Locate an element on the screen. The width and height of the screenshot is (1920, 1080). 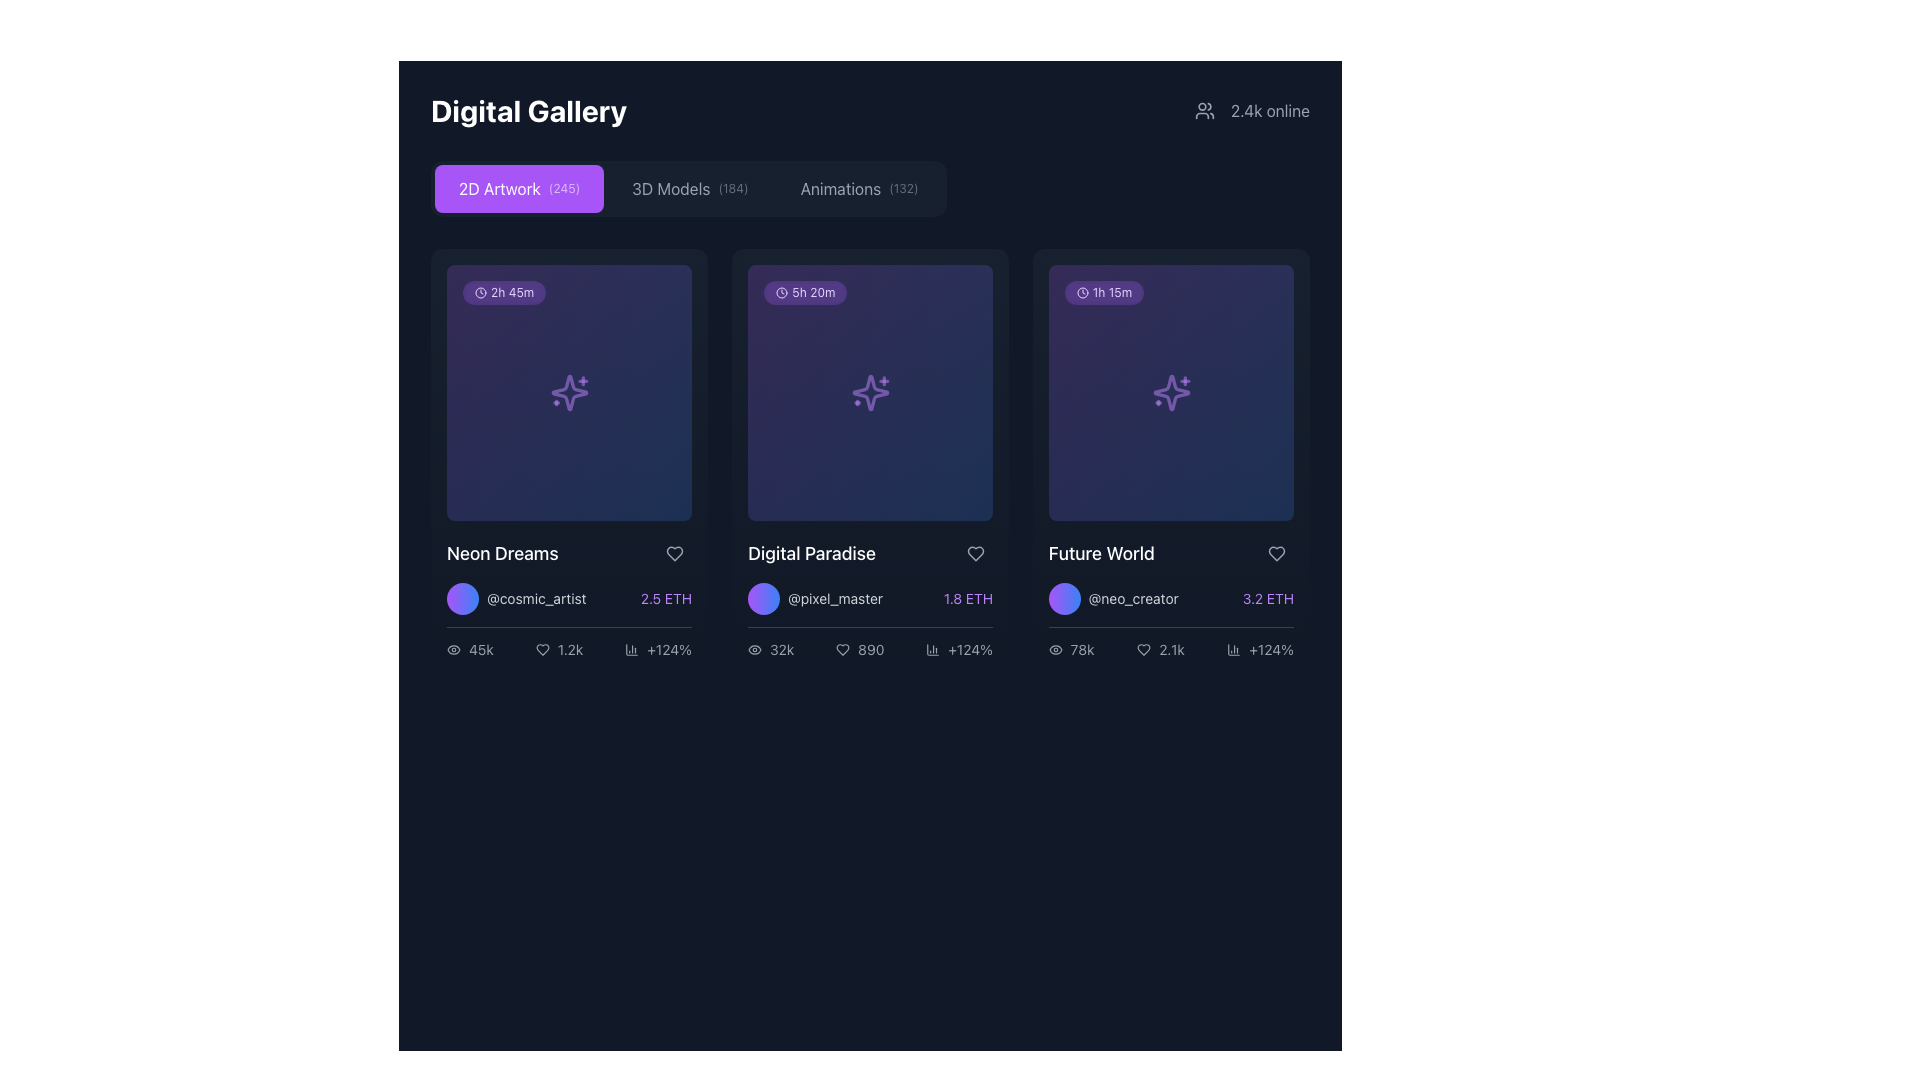
the Icon and Text Group displaying the SVG bar chart icon and the text '+124%' located at the bottom-right part of the 'Neon Dreams' card, which is the third metric in that section is located at coordinates (658, 650).